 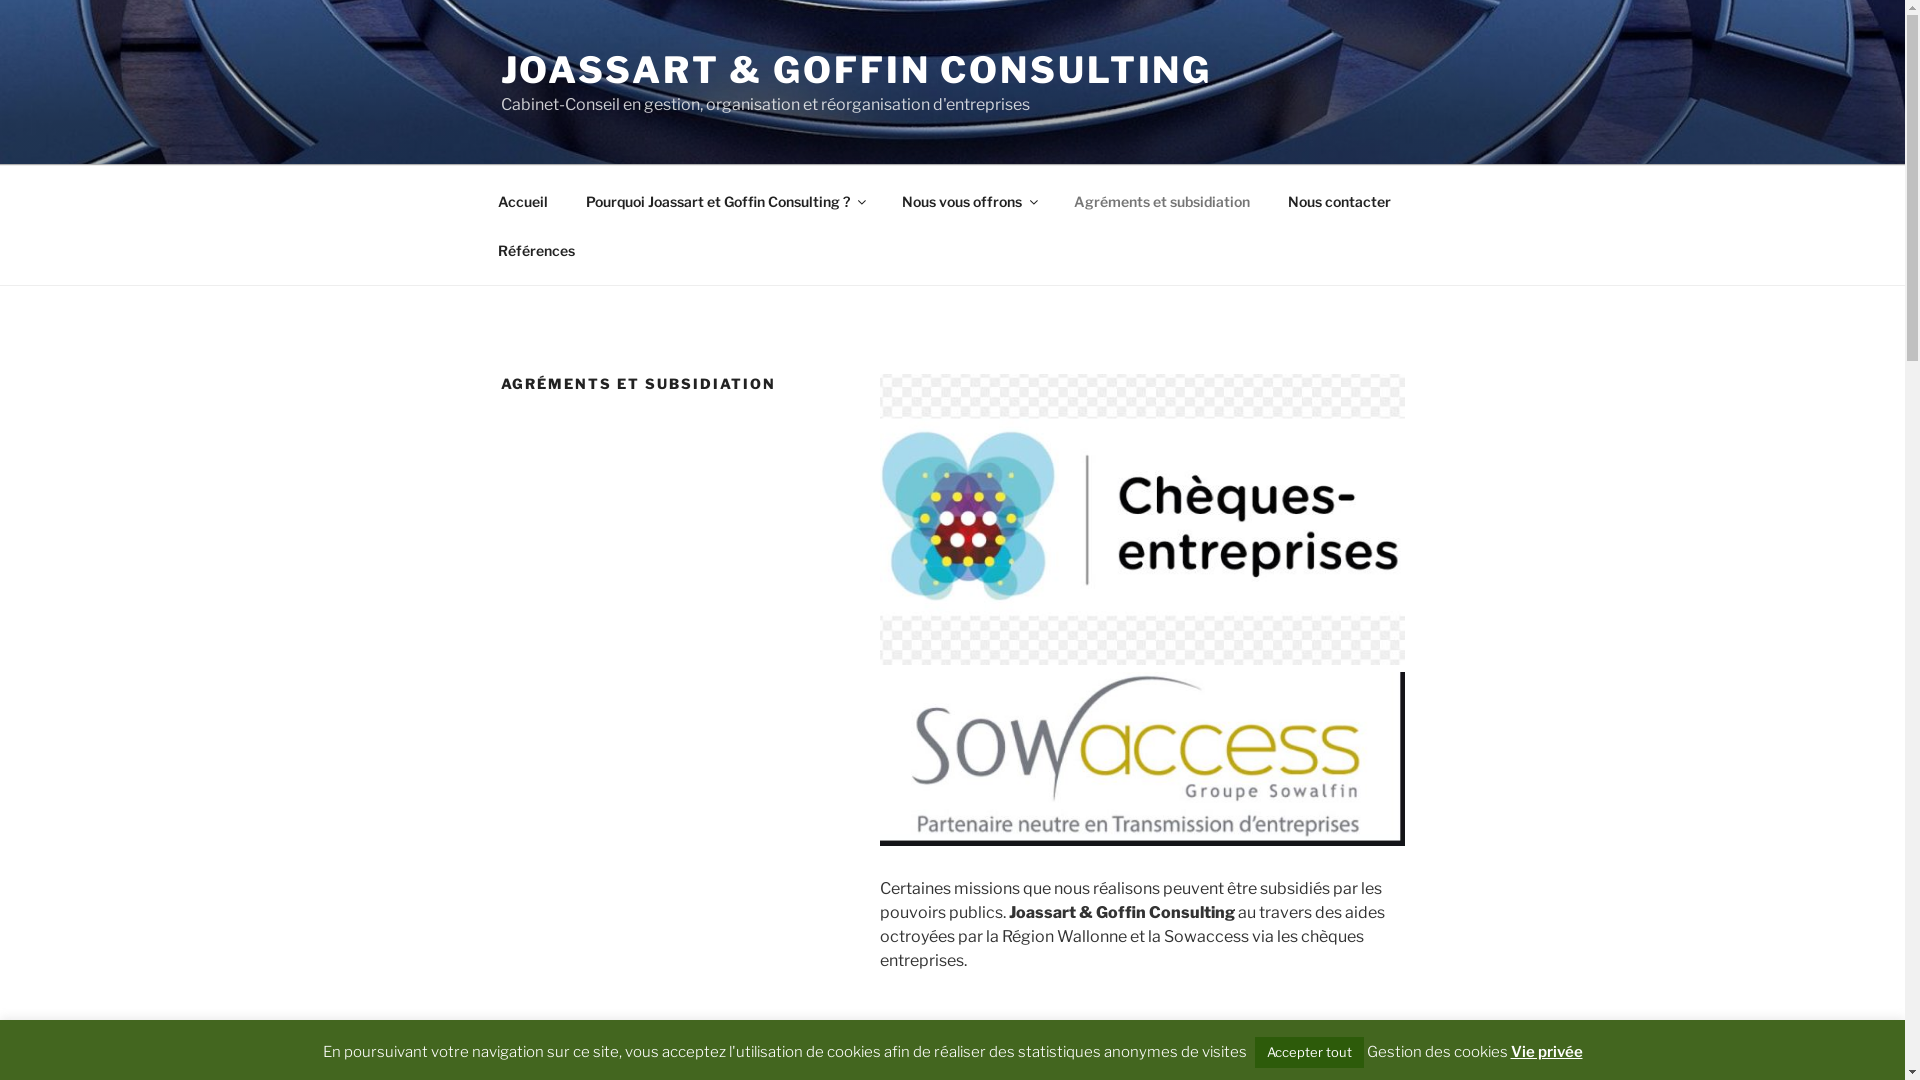 What do you see at coordinates (723, 200) in the screenshot?
I see `'Pourquoi Joassart et Goffin Consulting ?'` at bounding box center [723, 200].